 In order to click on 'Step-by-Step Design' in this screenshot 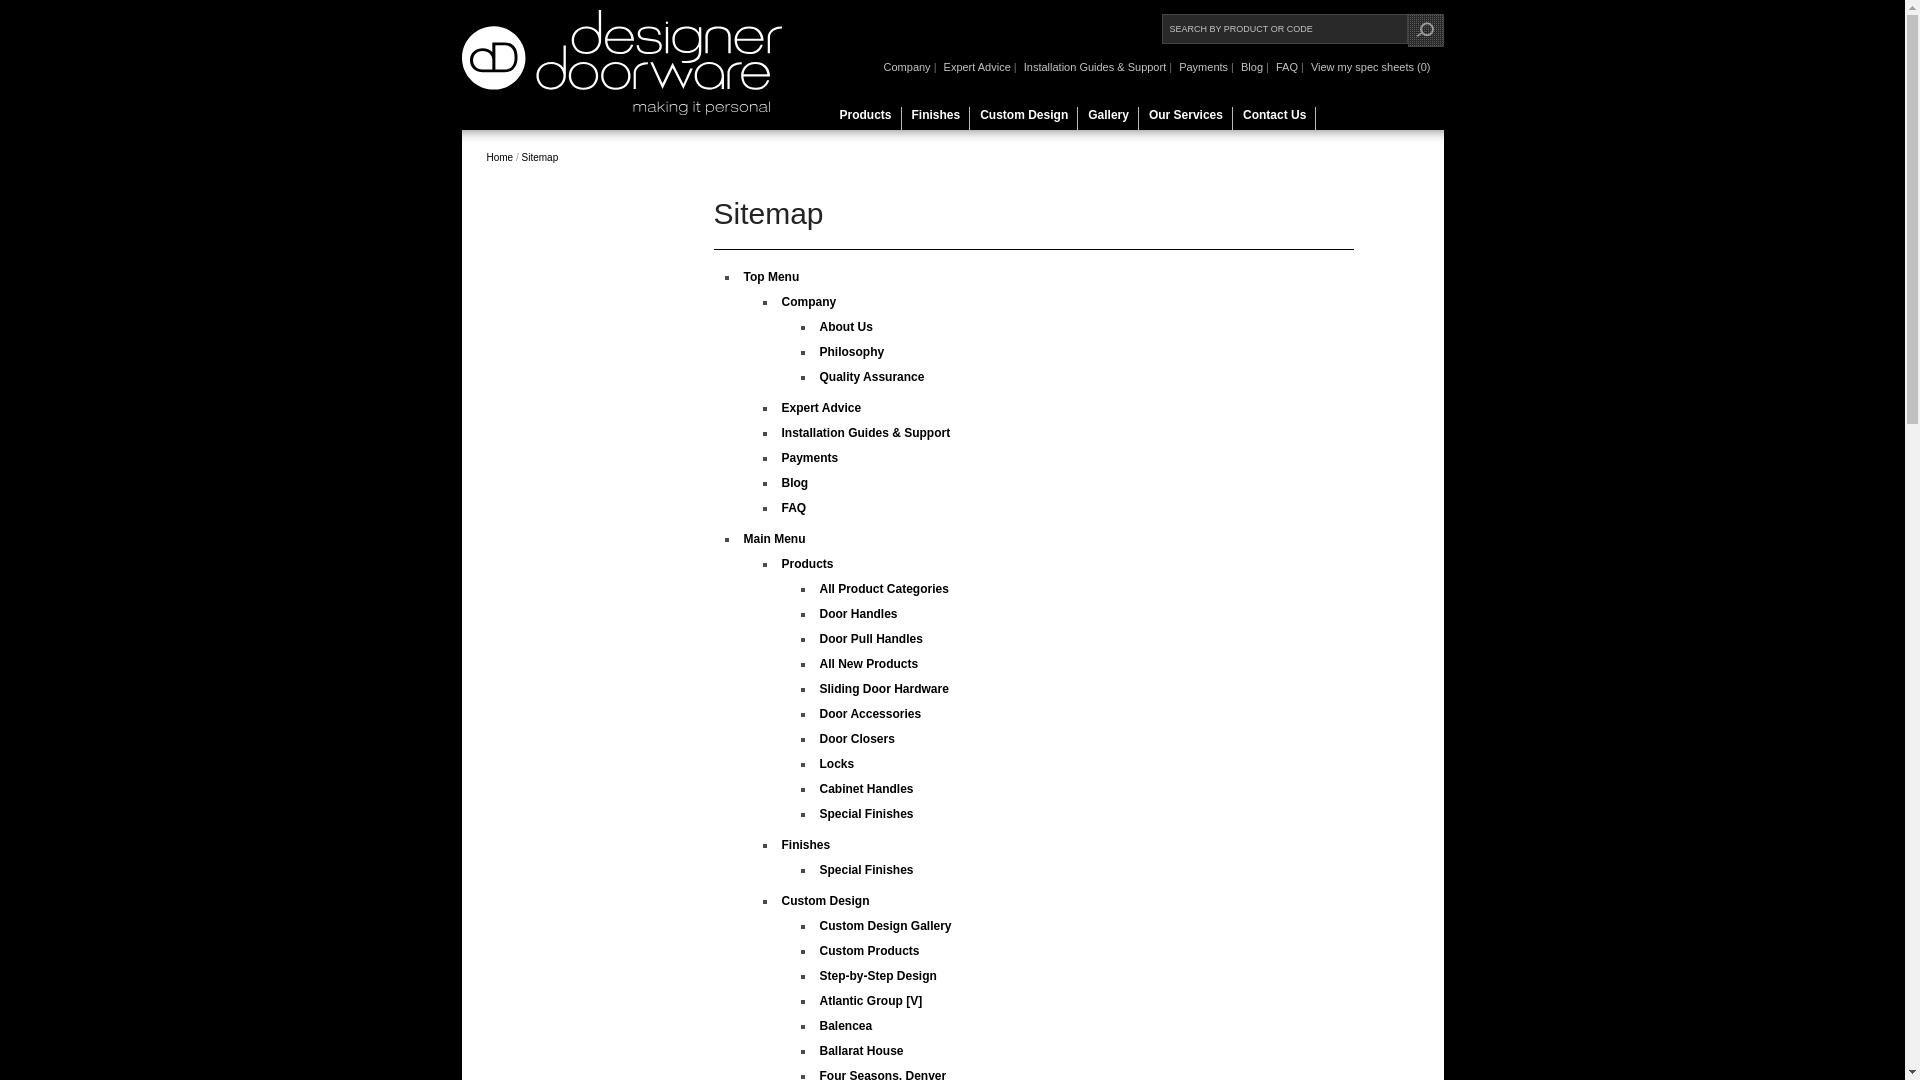, I will do `click(878, 974)`.